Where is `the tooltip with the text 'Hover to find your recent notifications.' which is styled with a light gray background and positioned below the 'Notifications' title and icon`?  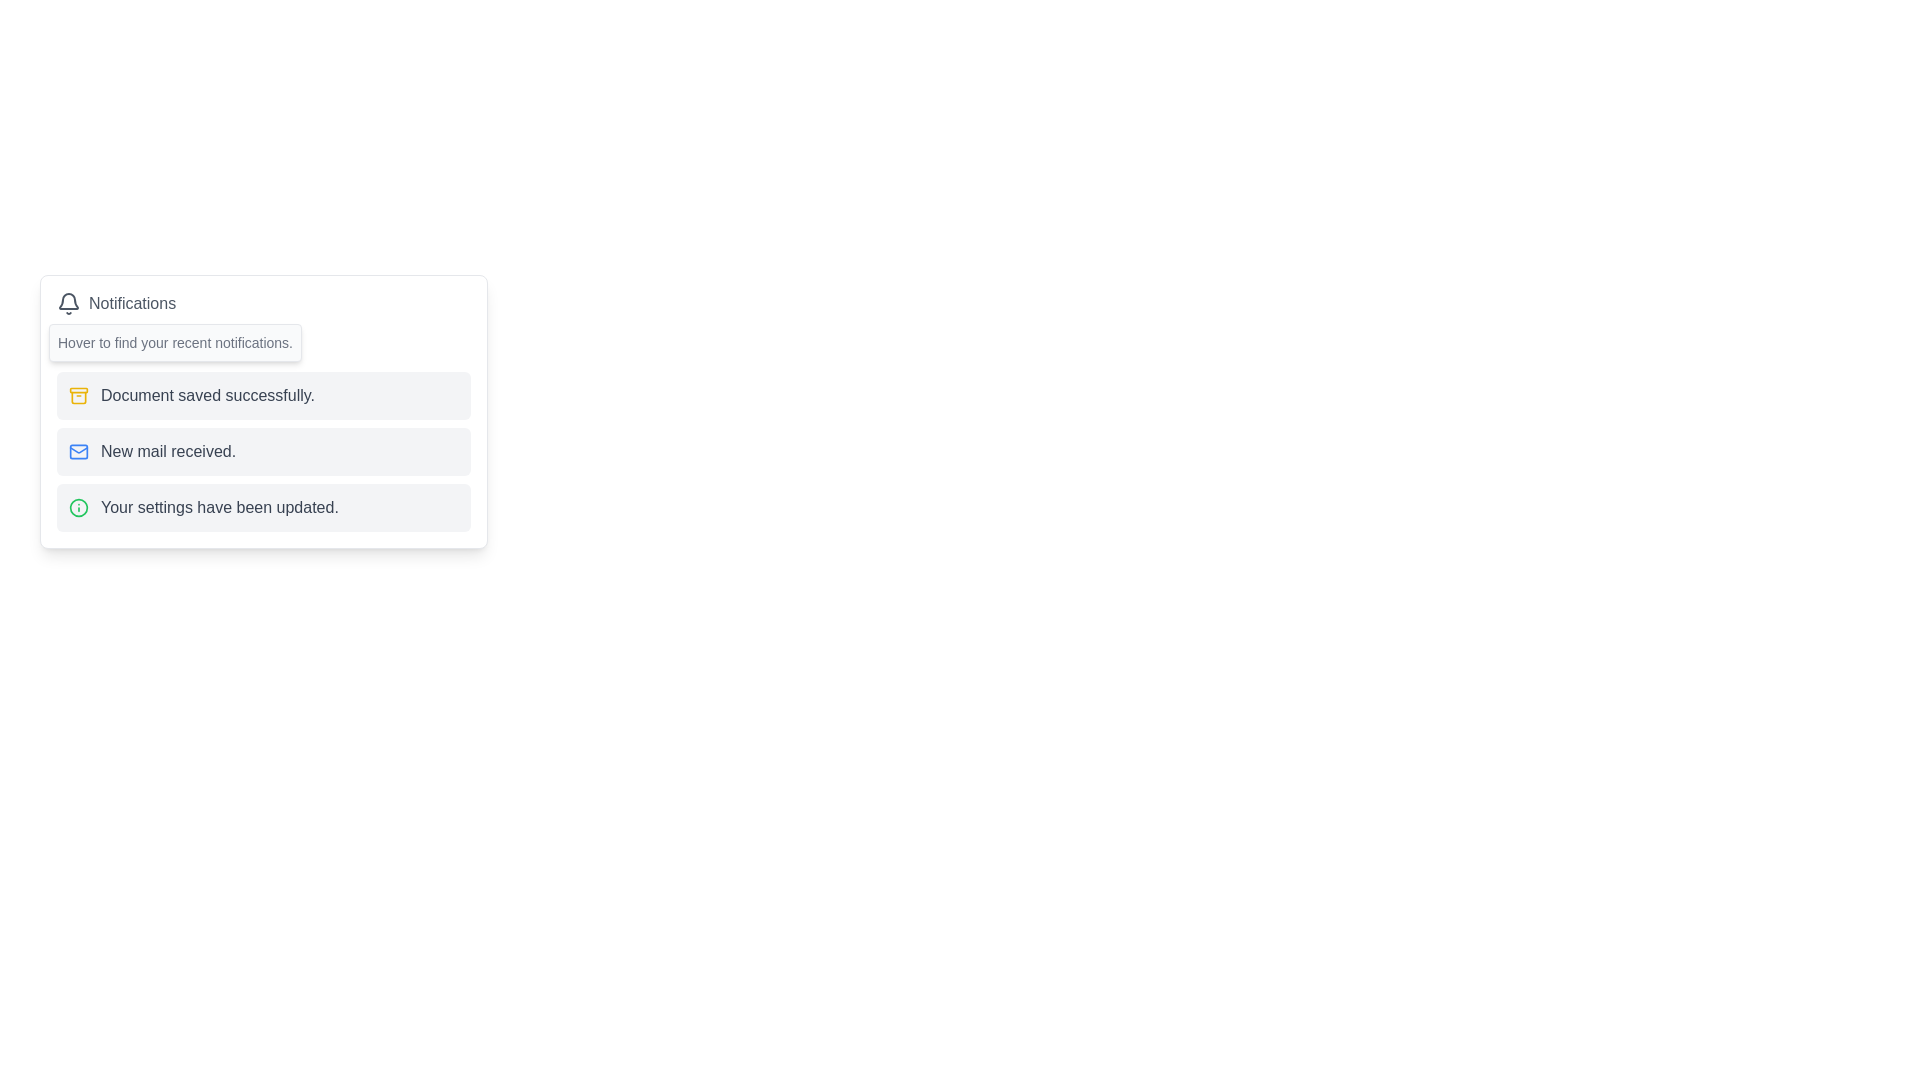
the tooltip with the text 'Hover to find your recent notifications.' which is styled with a light gray background and positioned below the 'Notifications' title and icon is located at coordinates (175, 342).